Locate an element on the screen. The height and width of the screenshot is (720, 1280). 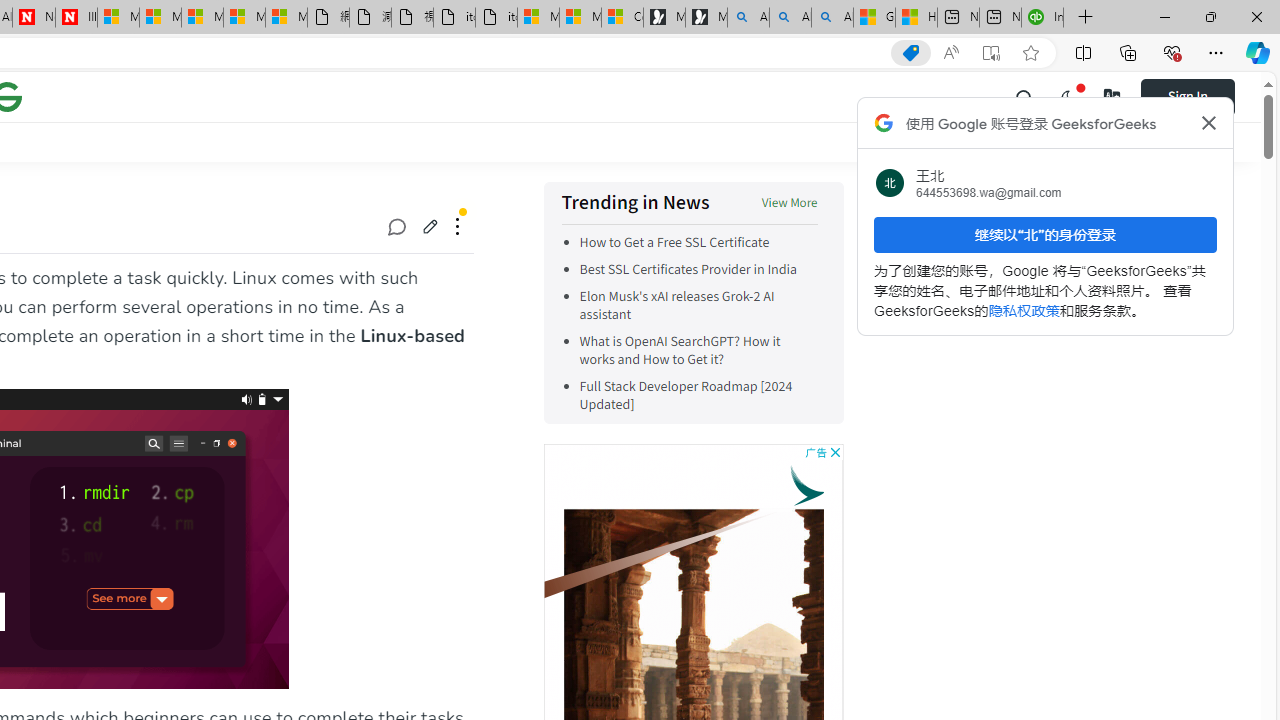
'Best SSL Certificates Provider in India' is located at coordinates (688, 270).